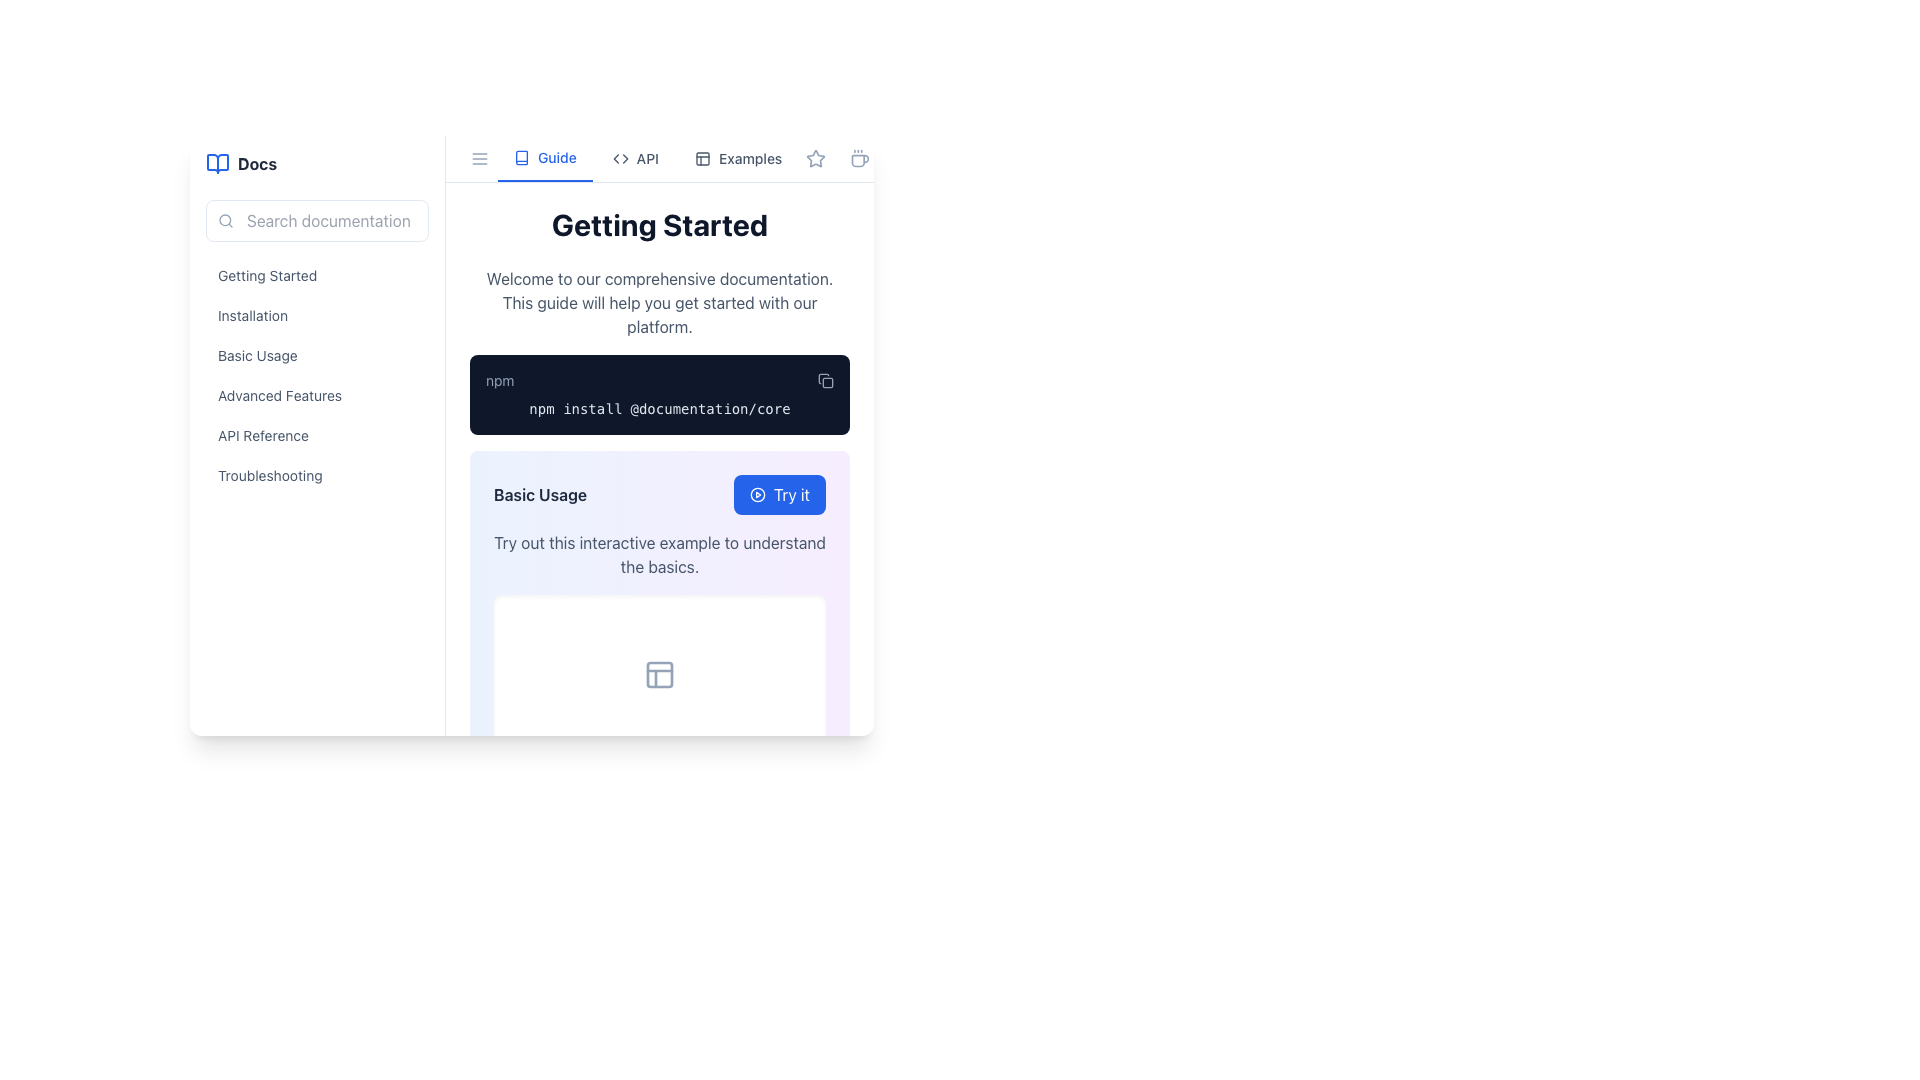 This screenshot has height=1080, width=1920. Describe the element at coordinates (825, 381) in the screenshot. I see `the icon button located in the top-right corner of the dark background rectangle containing the text 'npm'` at that location.